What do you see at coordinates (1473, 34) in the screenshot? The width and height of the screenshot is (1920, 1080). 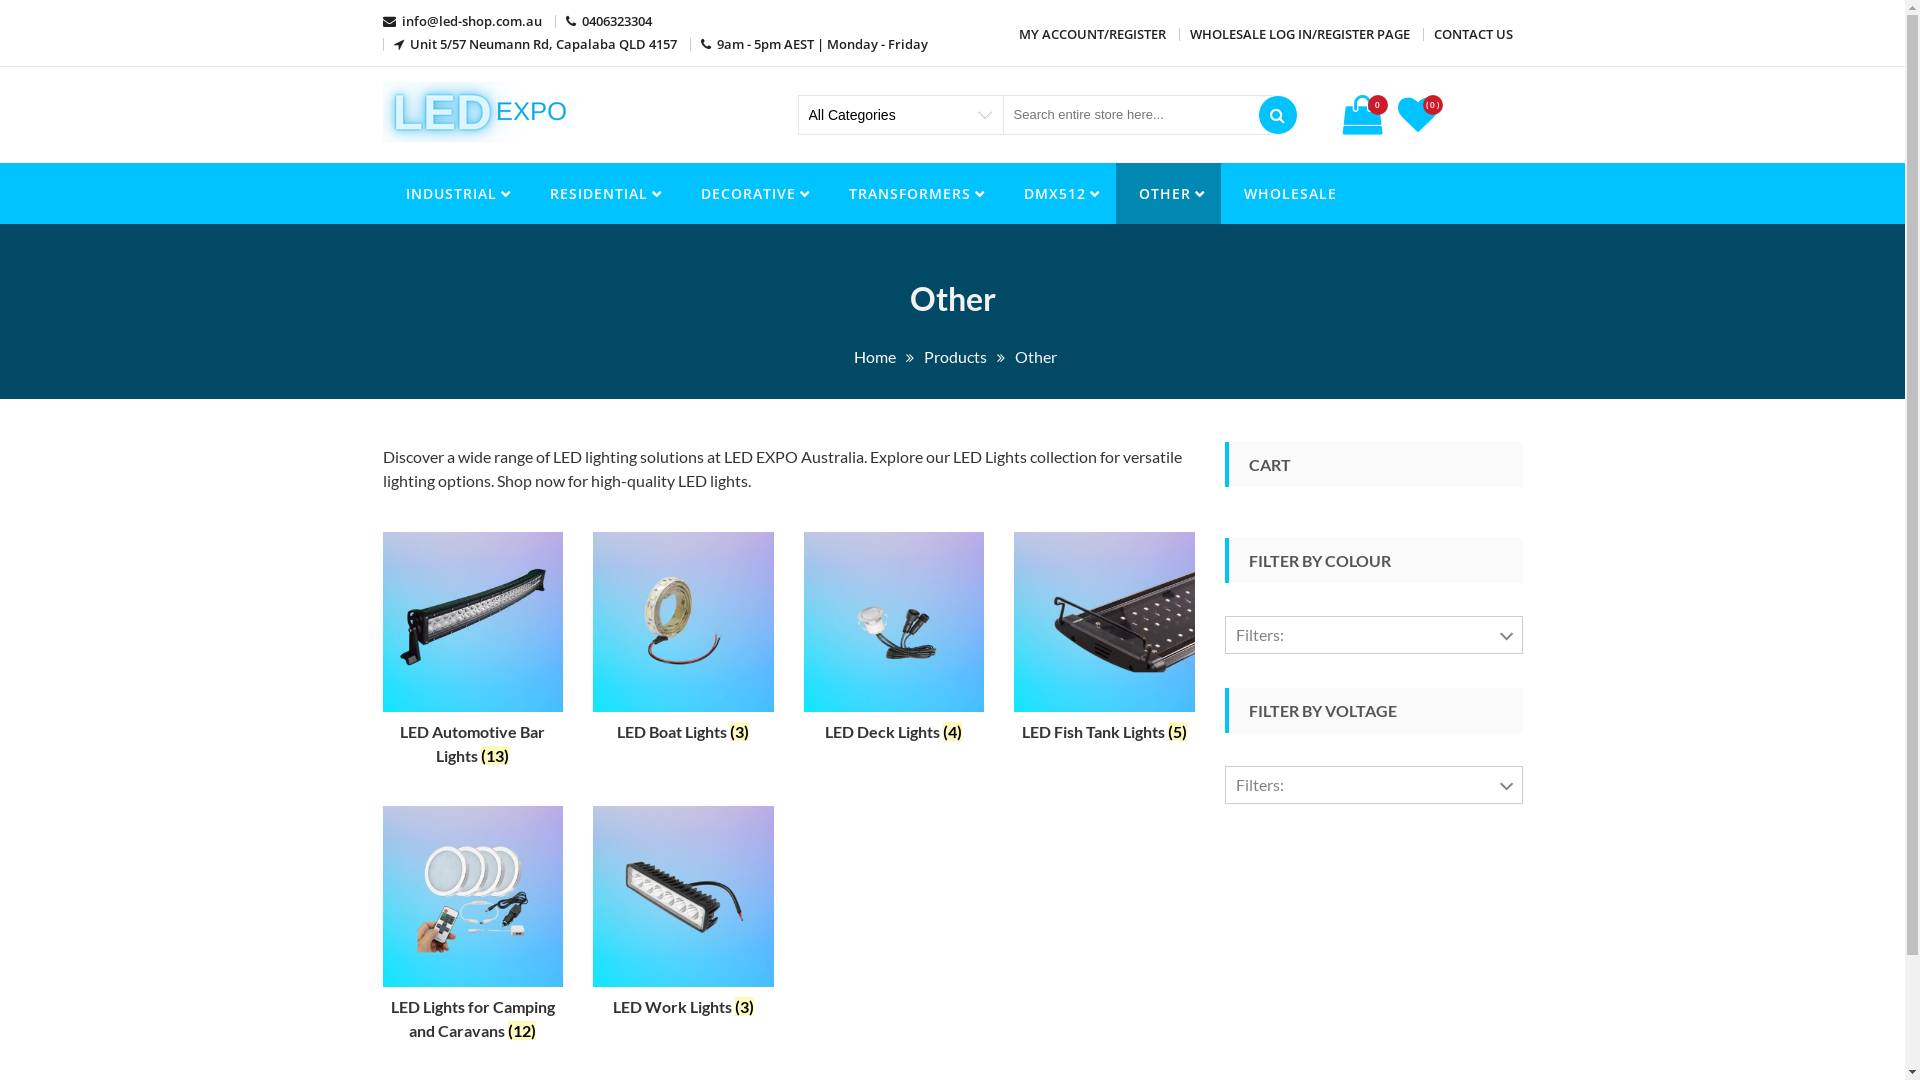 I see `'CONTACT US'` at bounding box center [1473, 34].